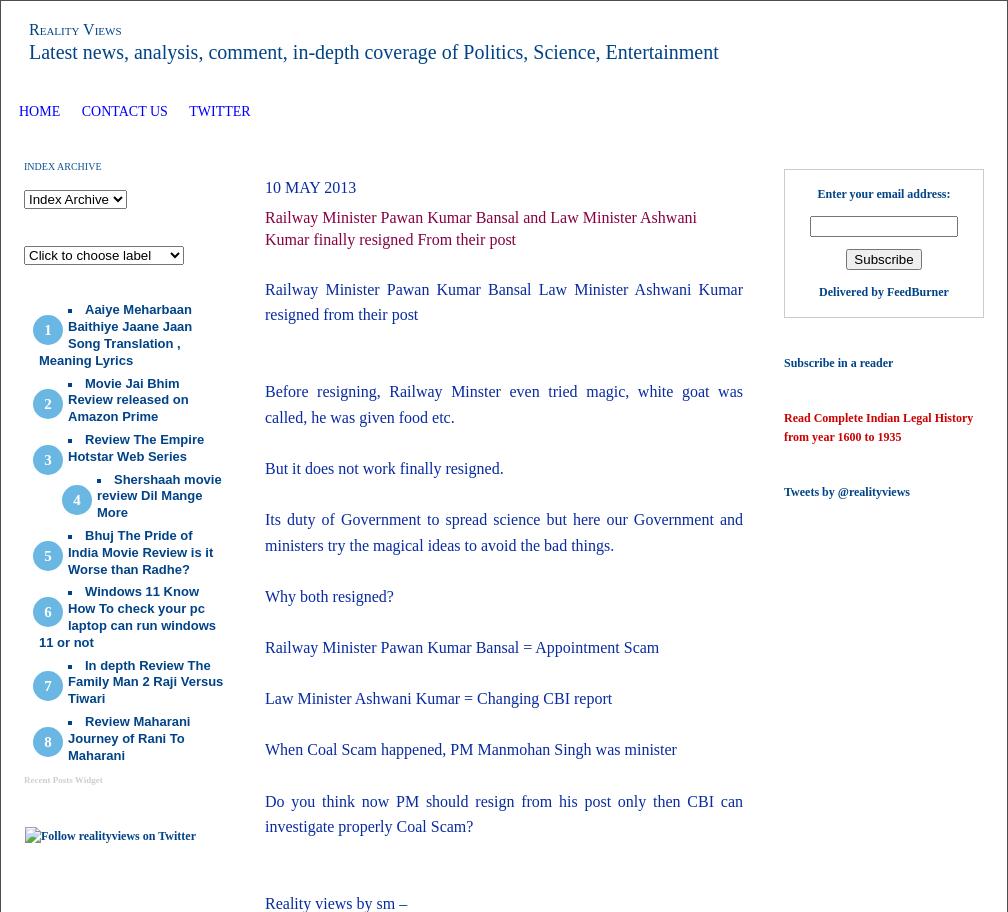 The height and width of the screenshot is (912, 1008). I want to click on 'Movie Jai Bhim Review released on Amazon Prime', so click(128, 399).